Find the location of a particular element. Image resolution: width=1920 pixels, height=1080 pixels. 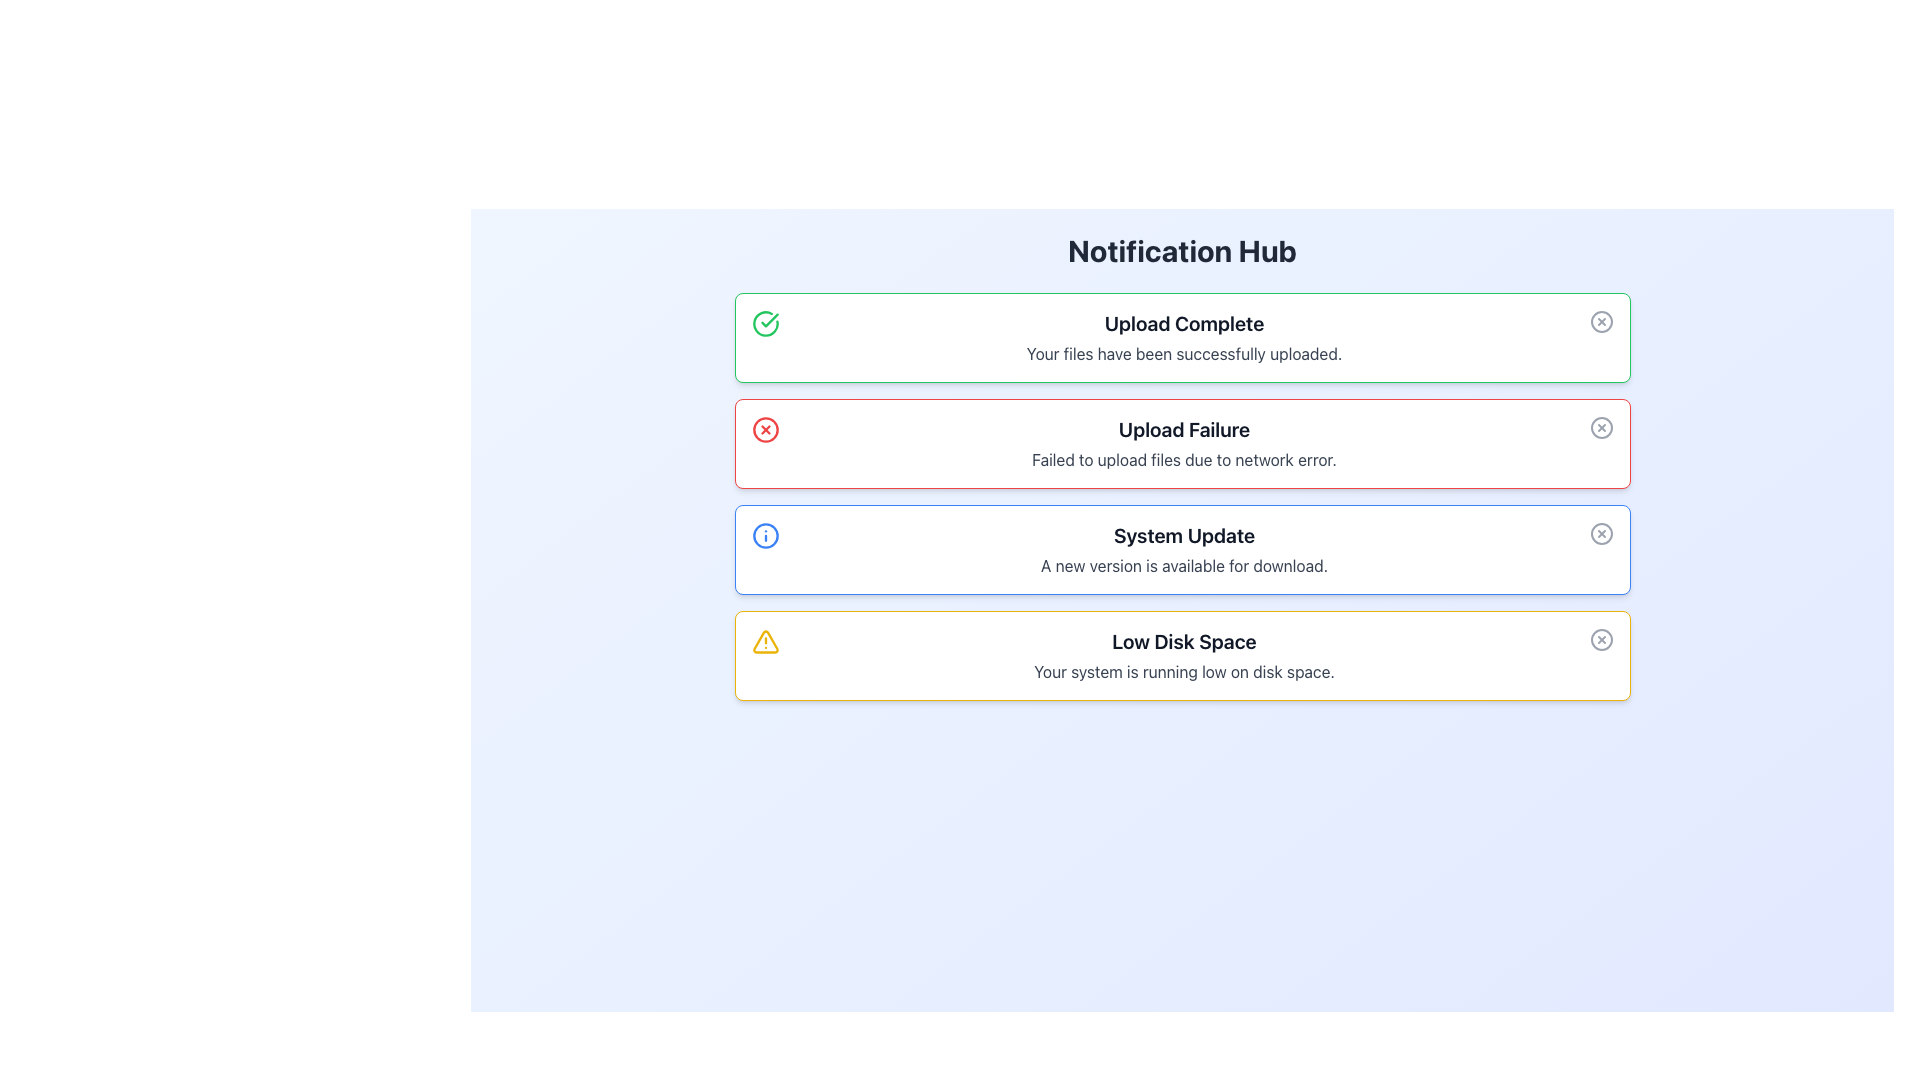

the small circular graphic element with a defined border located on the right side of the 'System Update' notification card in the Notification Hub is located at coordinates (1601, 532).